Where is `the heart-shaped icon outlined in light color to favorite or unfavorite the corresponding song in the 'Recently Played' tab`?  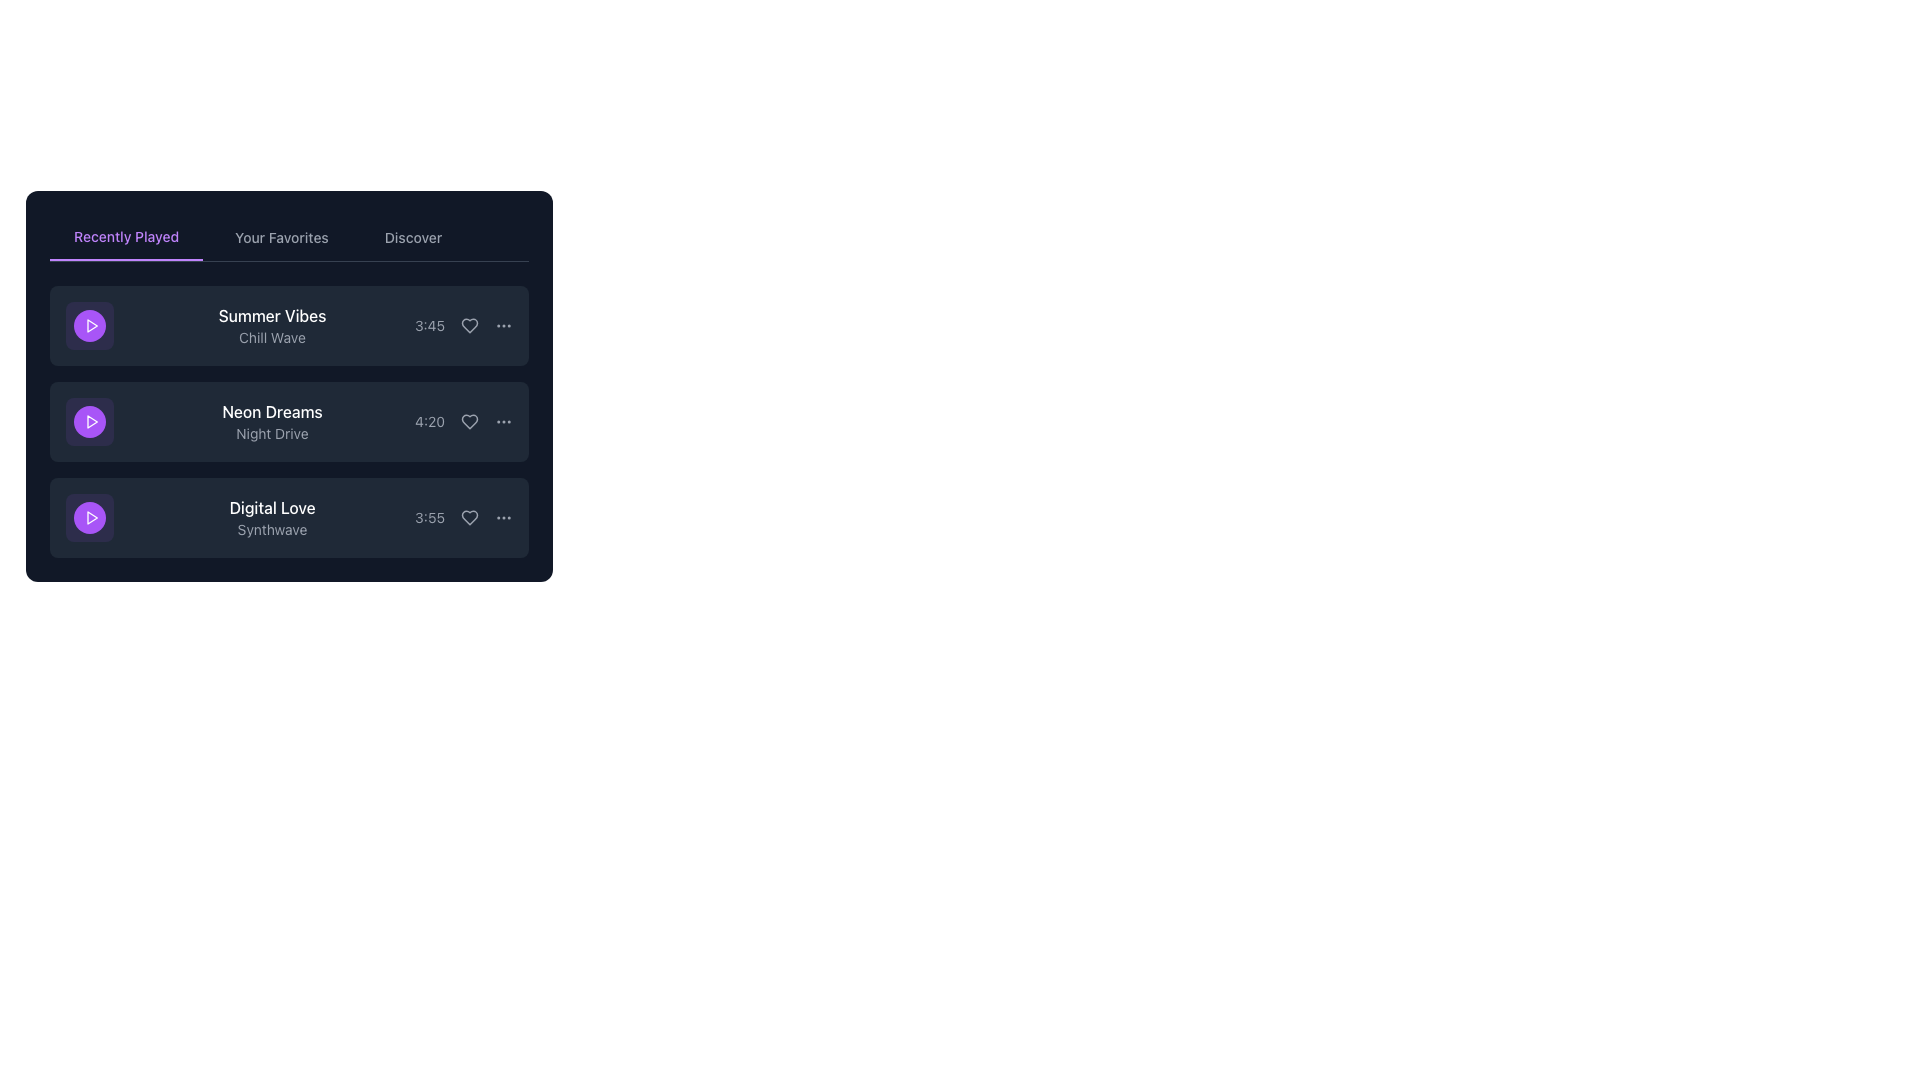 the heart-shaped icon outlined in light color to favorite or unfavorite the corresponding song in the 'Recently Played' tab is located at coordinates (469, 516).